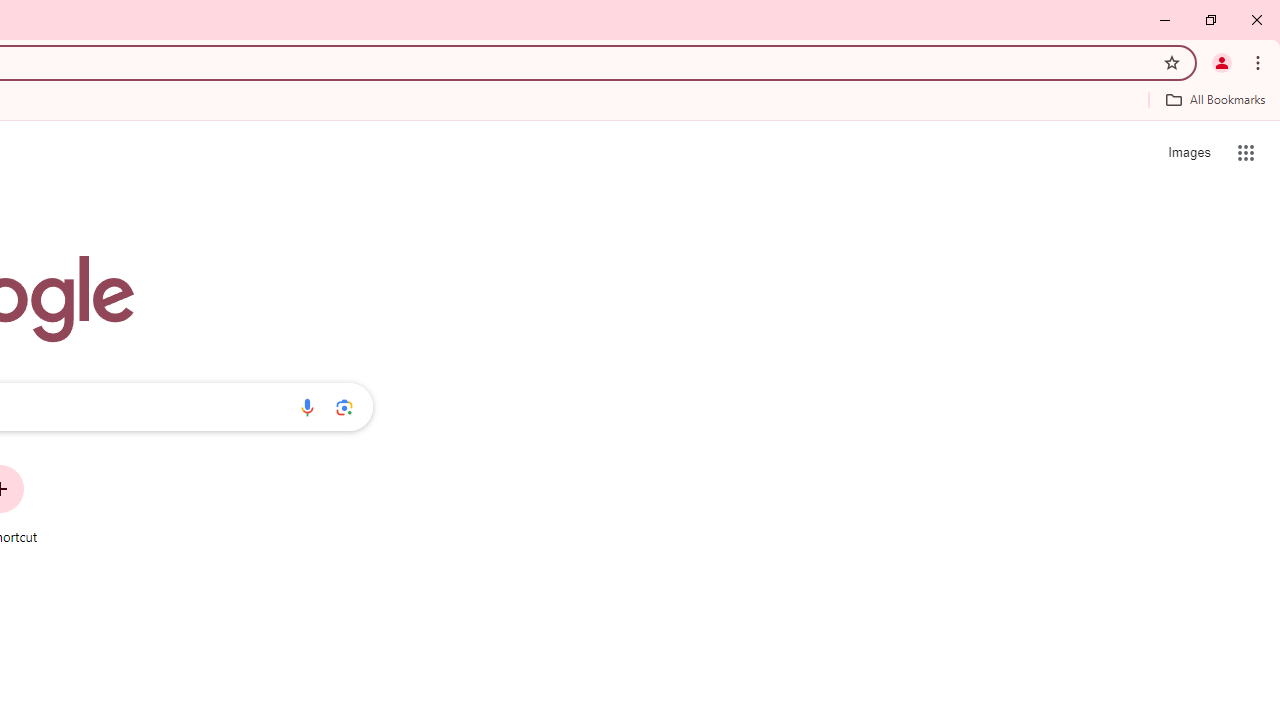  Describe the element at coordinates (306, 406) in the screenshot. I see `'Search by voice'` at that location.